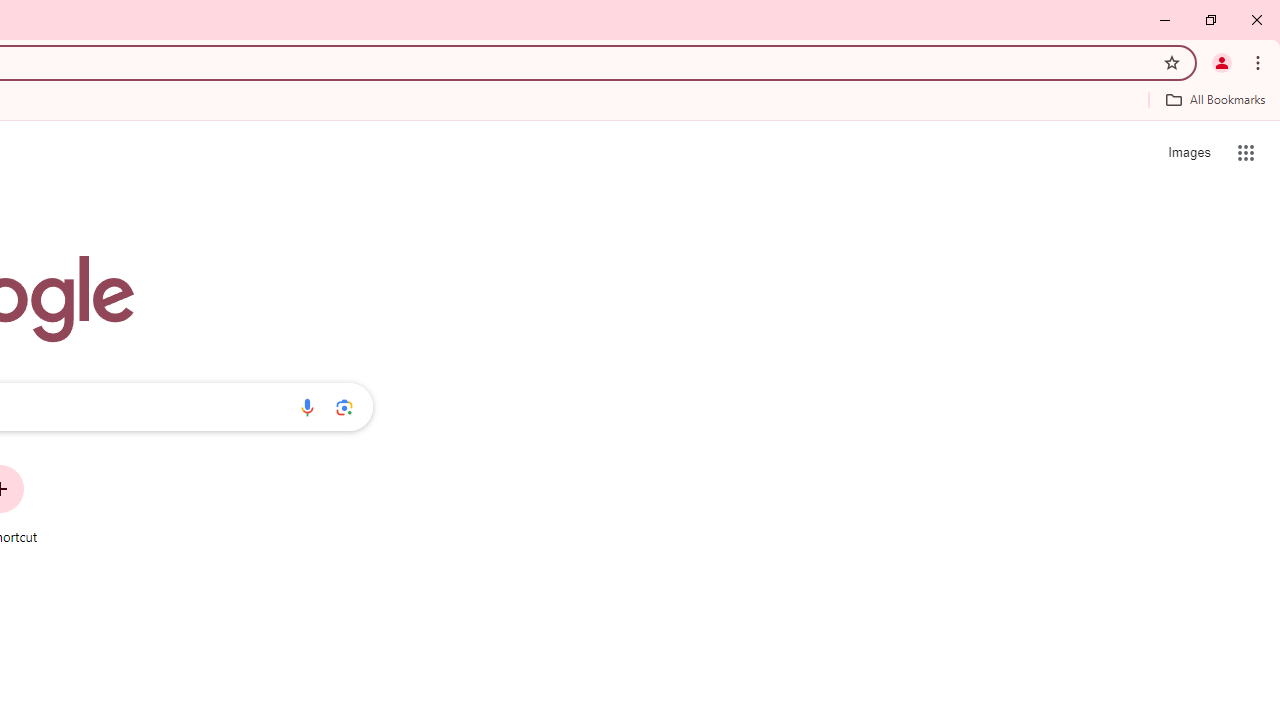  Describe the element at coordinates (306, 406) in the screenshot. I see `'Search by voice'` at that location.